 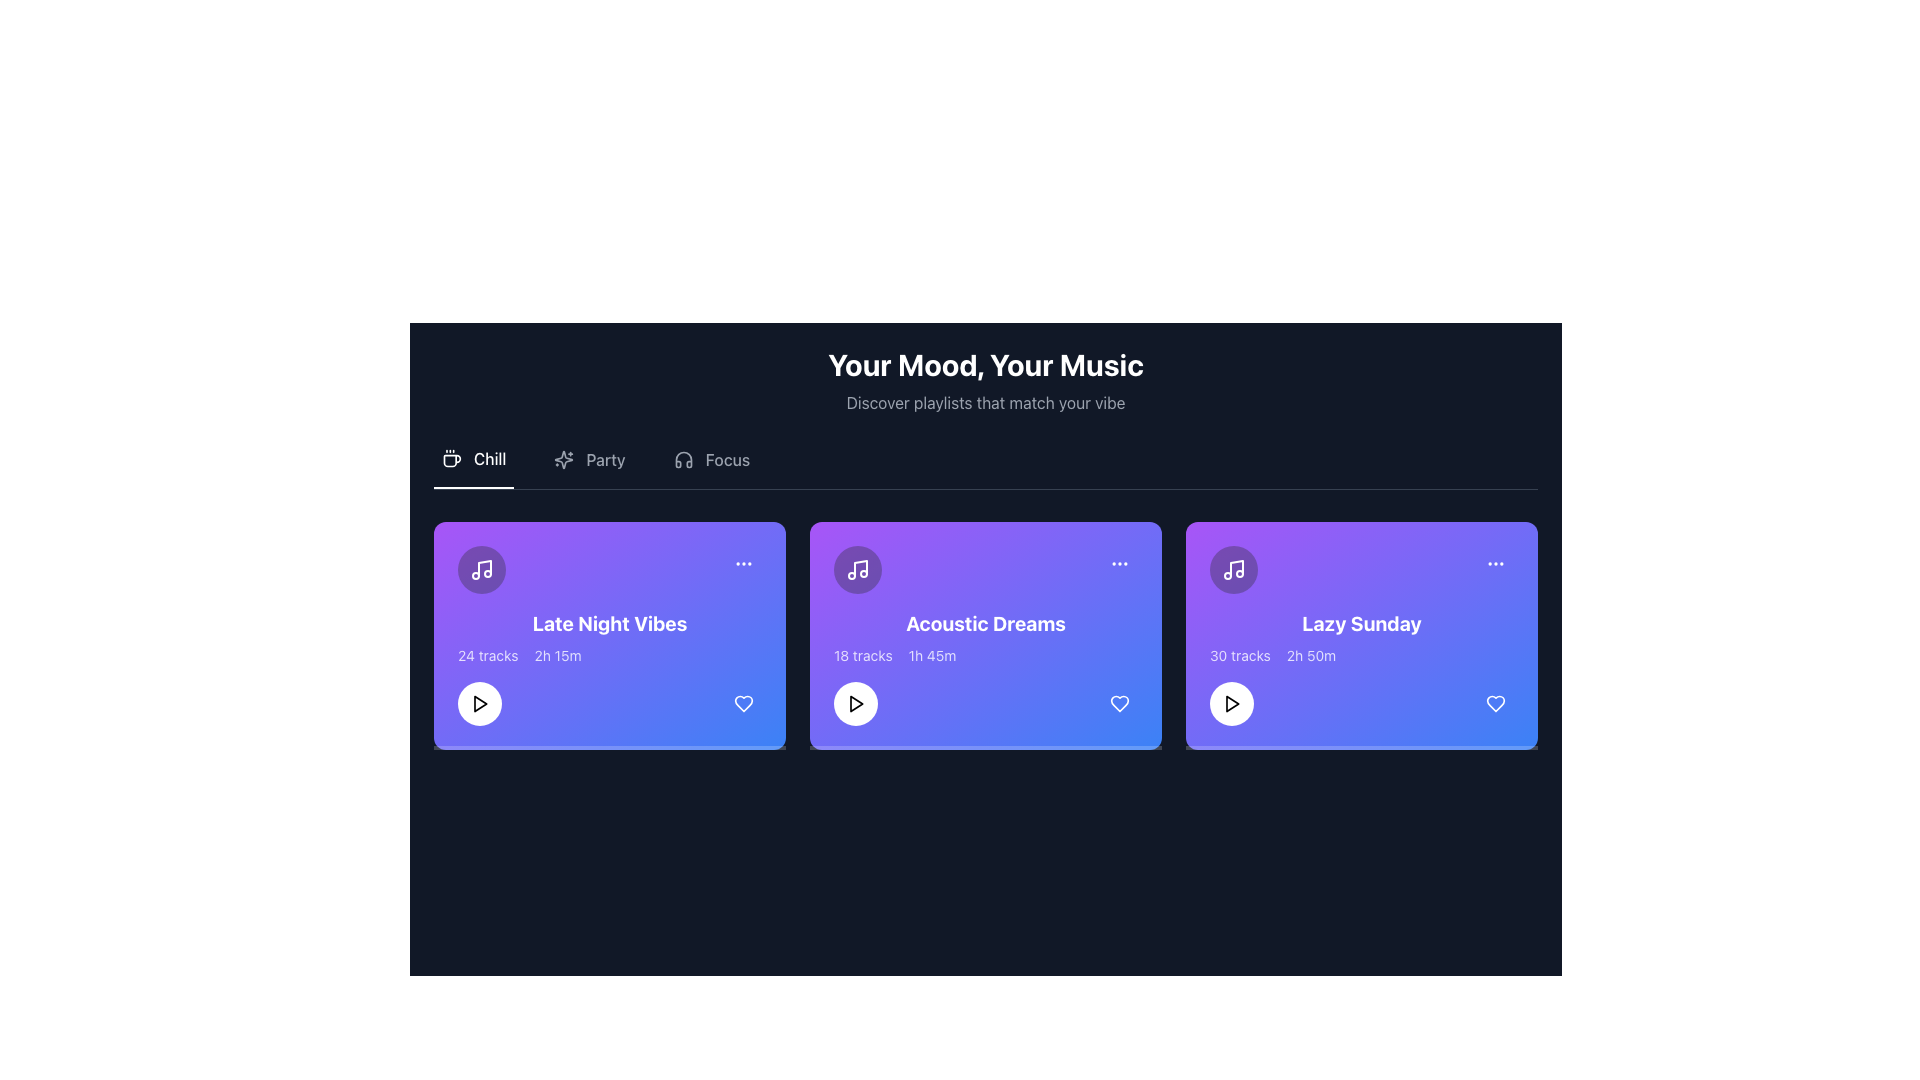 What do you see at coordinates (563, 459) in the screenshot?
I see `the star-shaped decorative icon in the top navigation bar` at bounding box center [563, 459].